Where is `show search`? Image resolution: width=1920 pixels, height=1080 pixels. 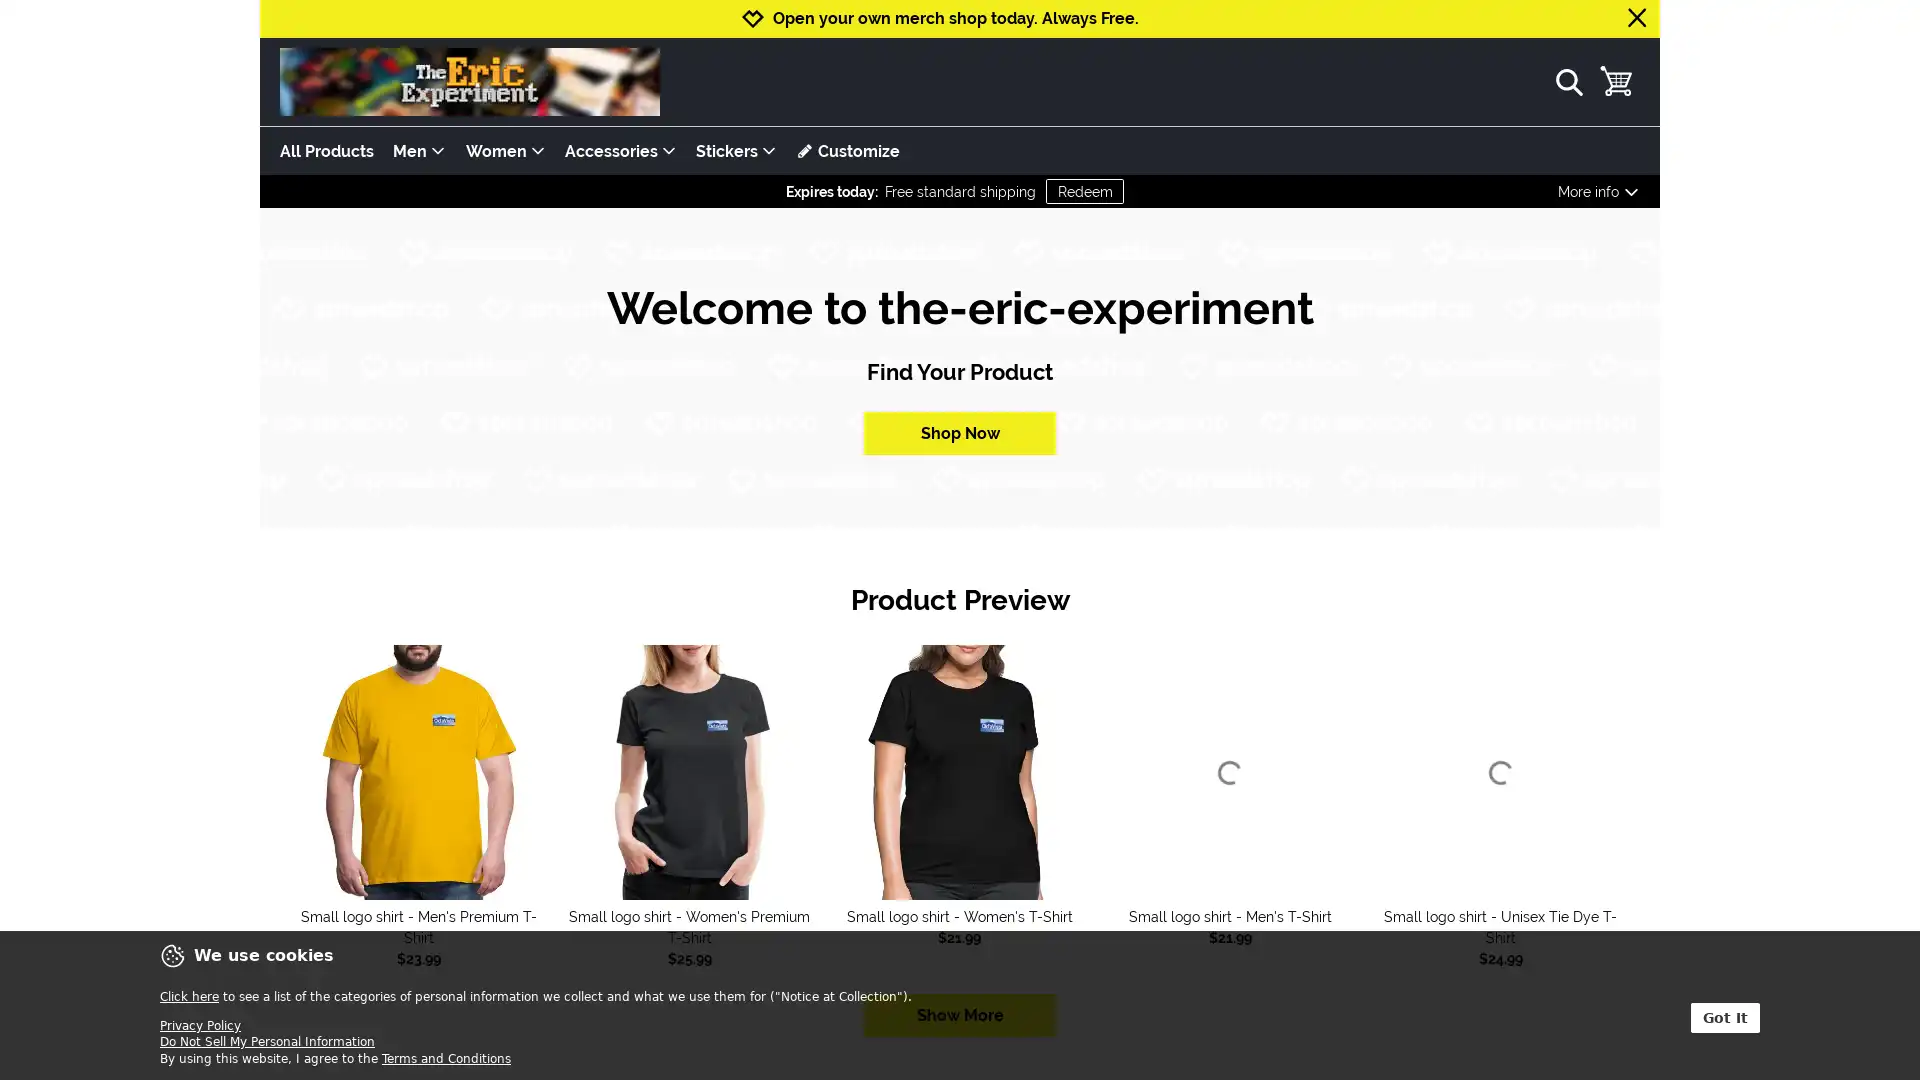 show search is located at coordinates (1567, 80).